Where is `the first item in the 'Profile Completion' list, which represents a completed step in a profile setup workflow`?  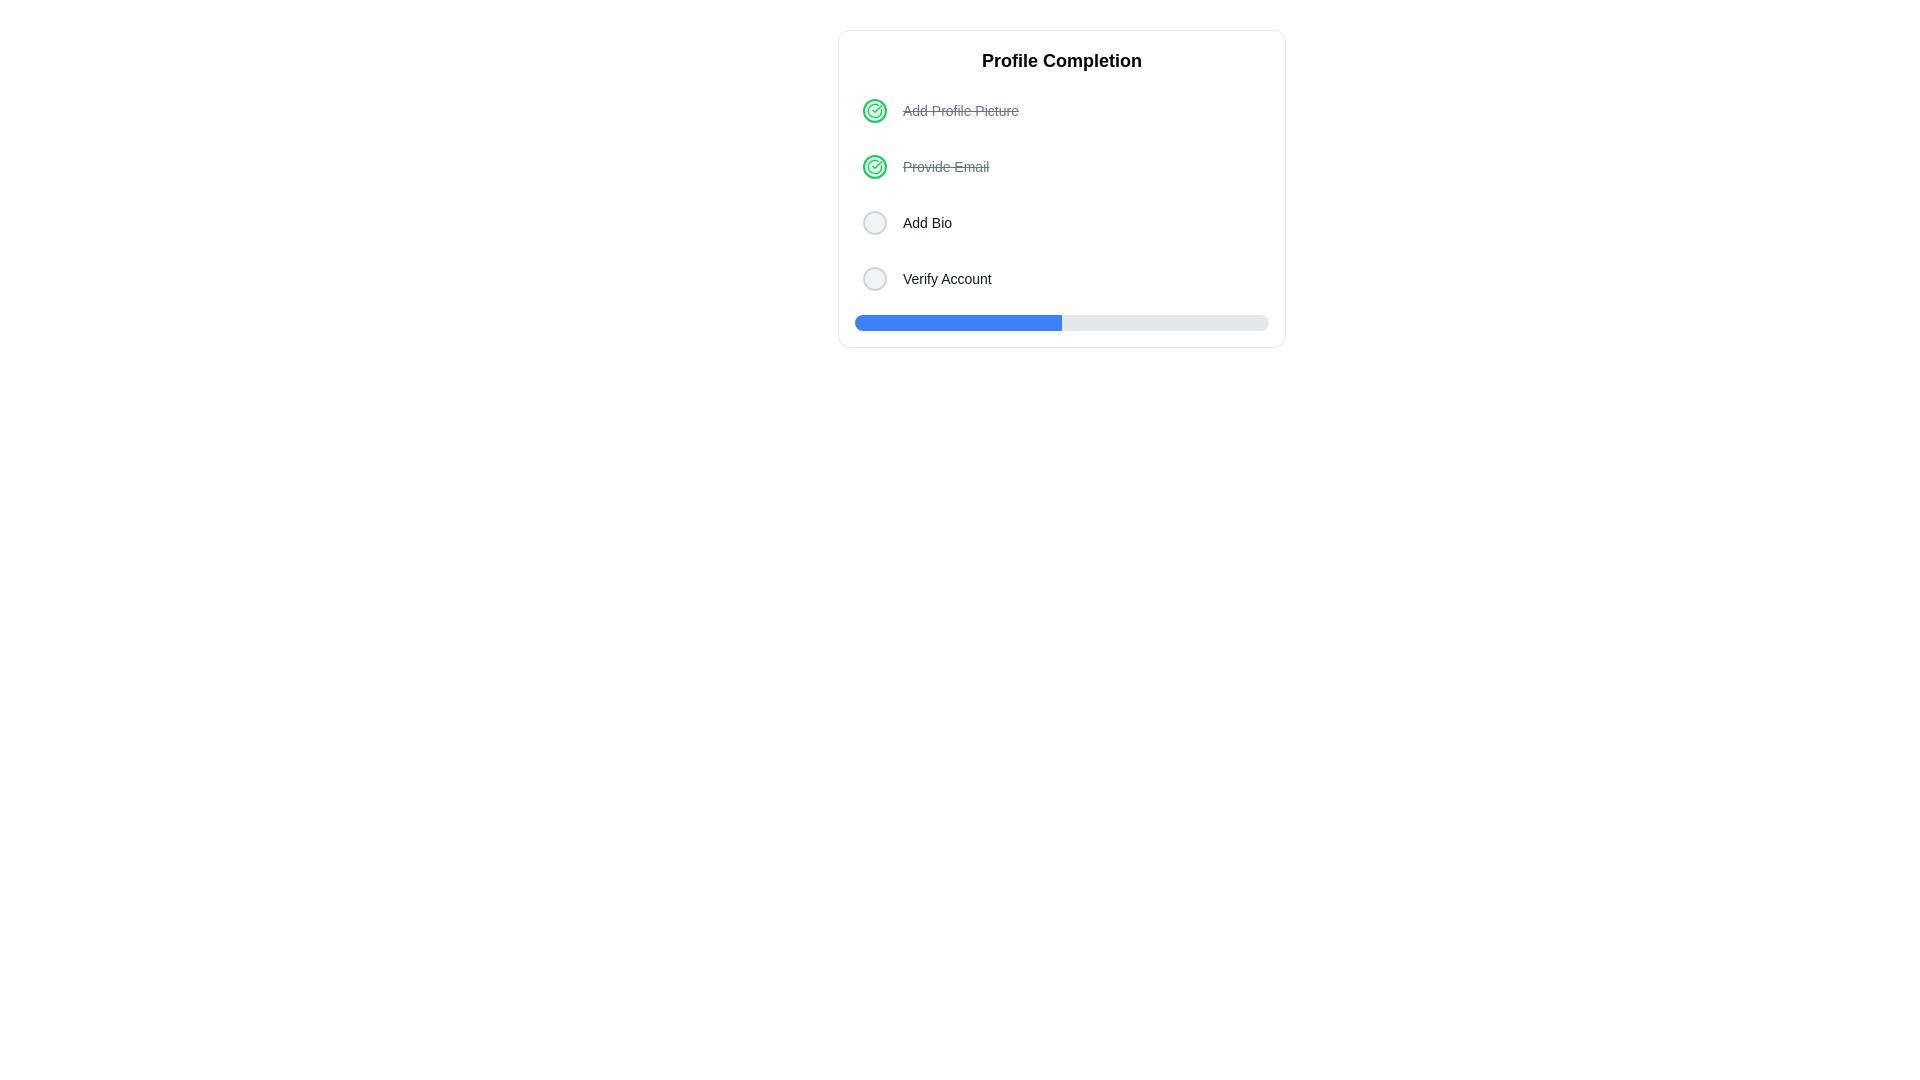
the first item in the 'Profile Completion' list, which represents a completed step in a profile setup workflow is located at coordinates (1060, 111).